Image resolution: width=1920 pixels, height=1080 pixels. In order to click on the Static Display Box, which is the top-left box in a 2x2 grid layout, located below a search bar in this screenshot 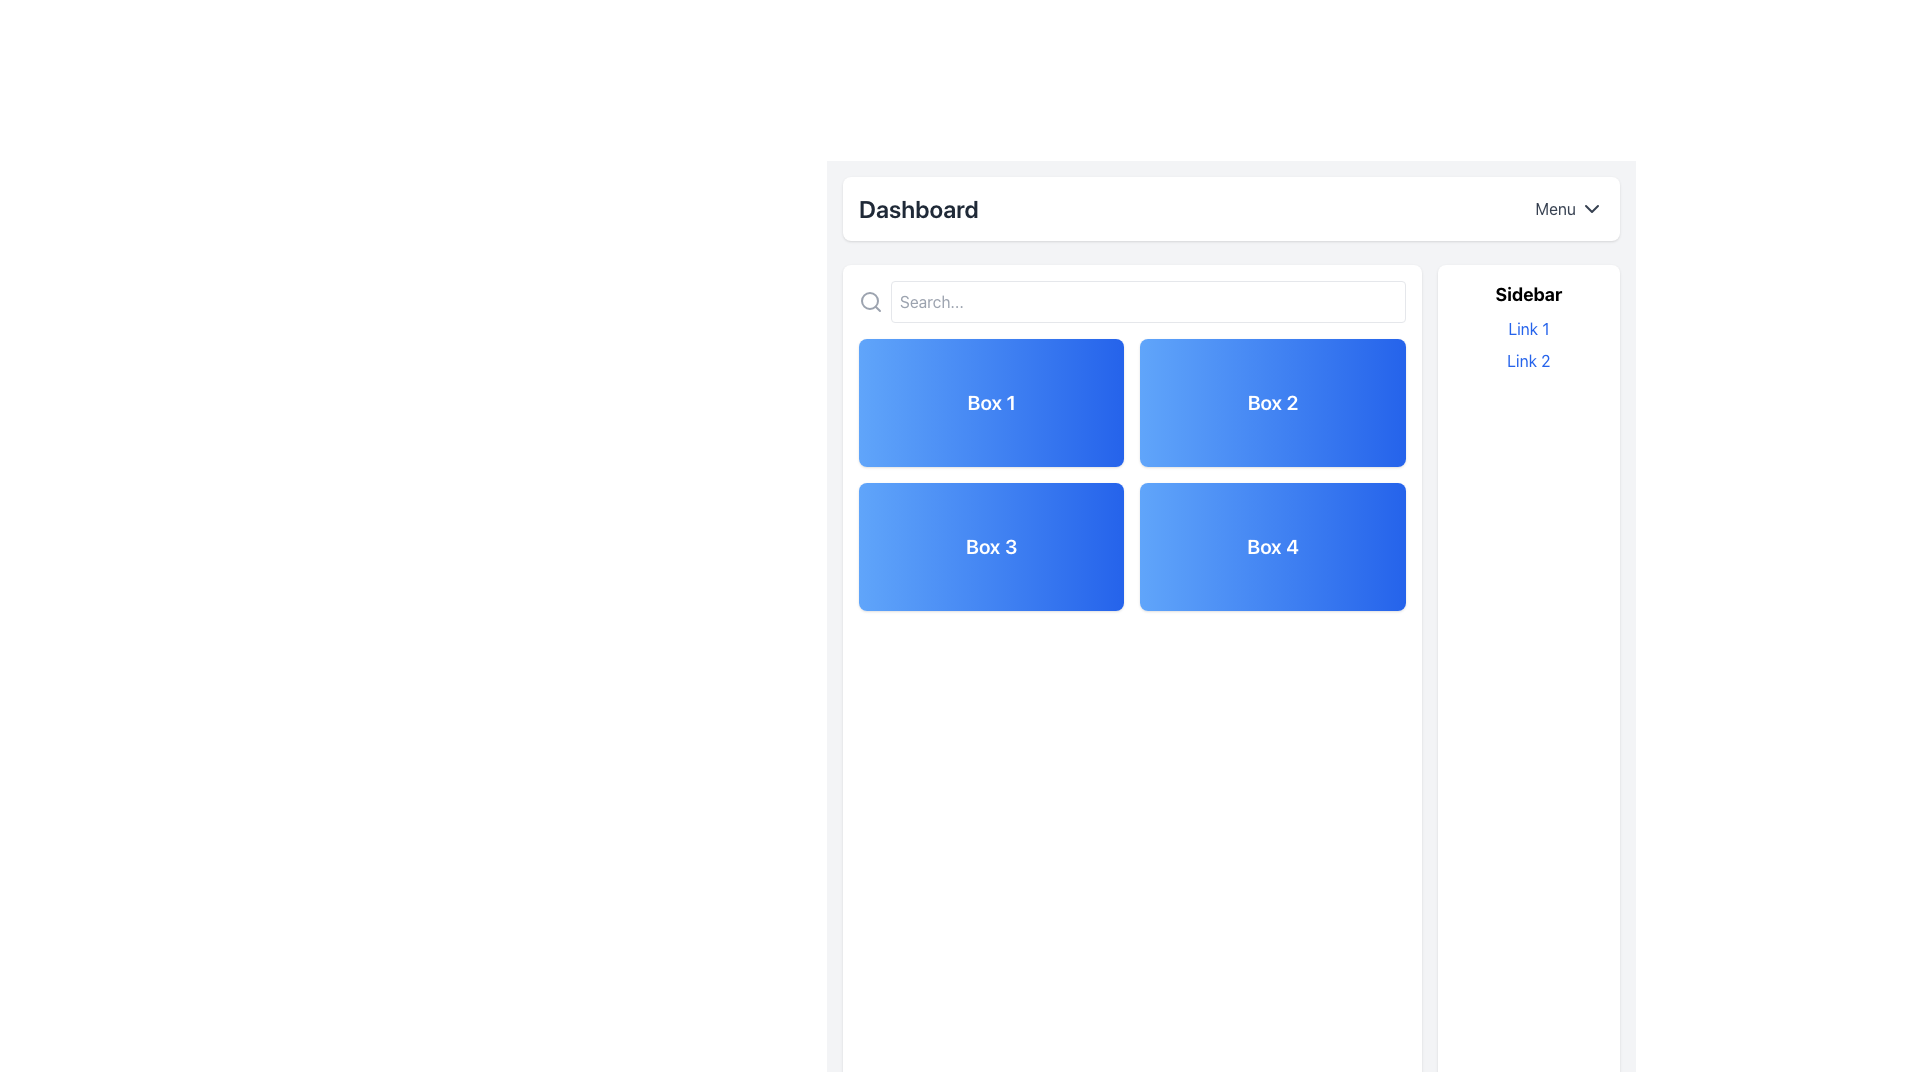, I will do `click(991, 402)`.